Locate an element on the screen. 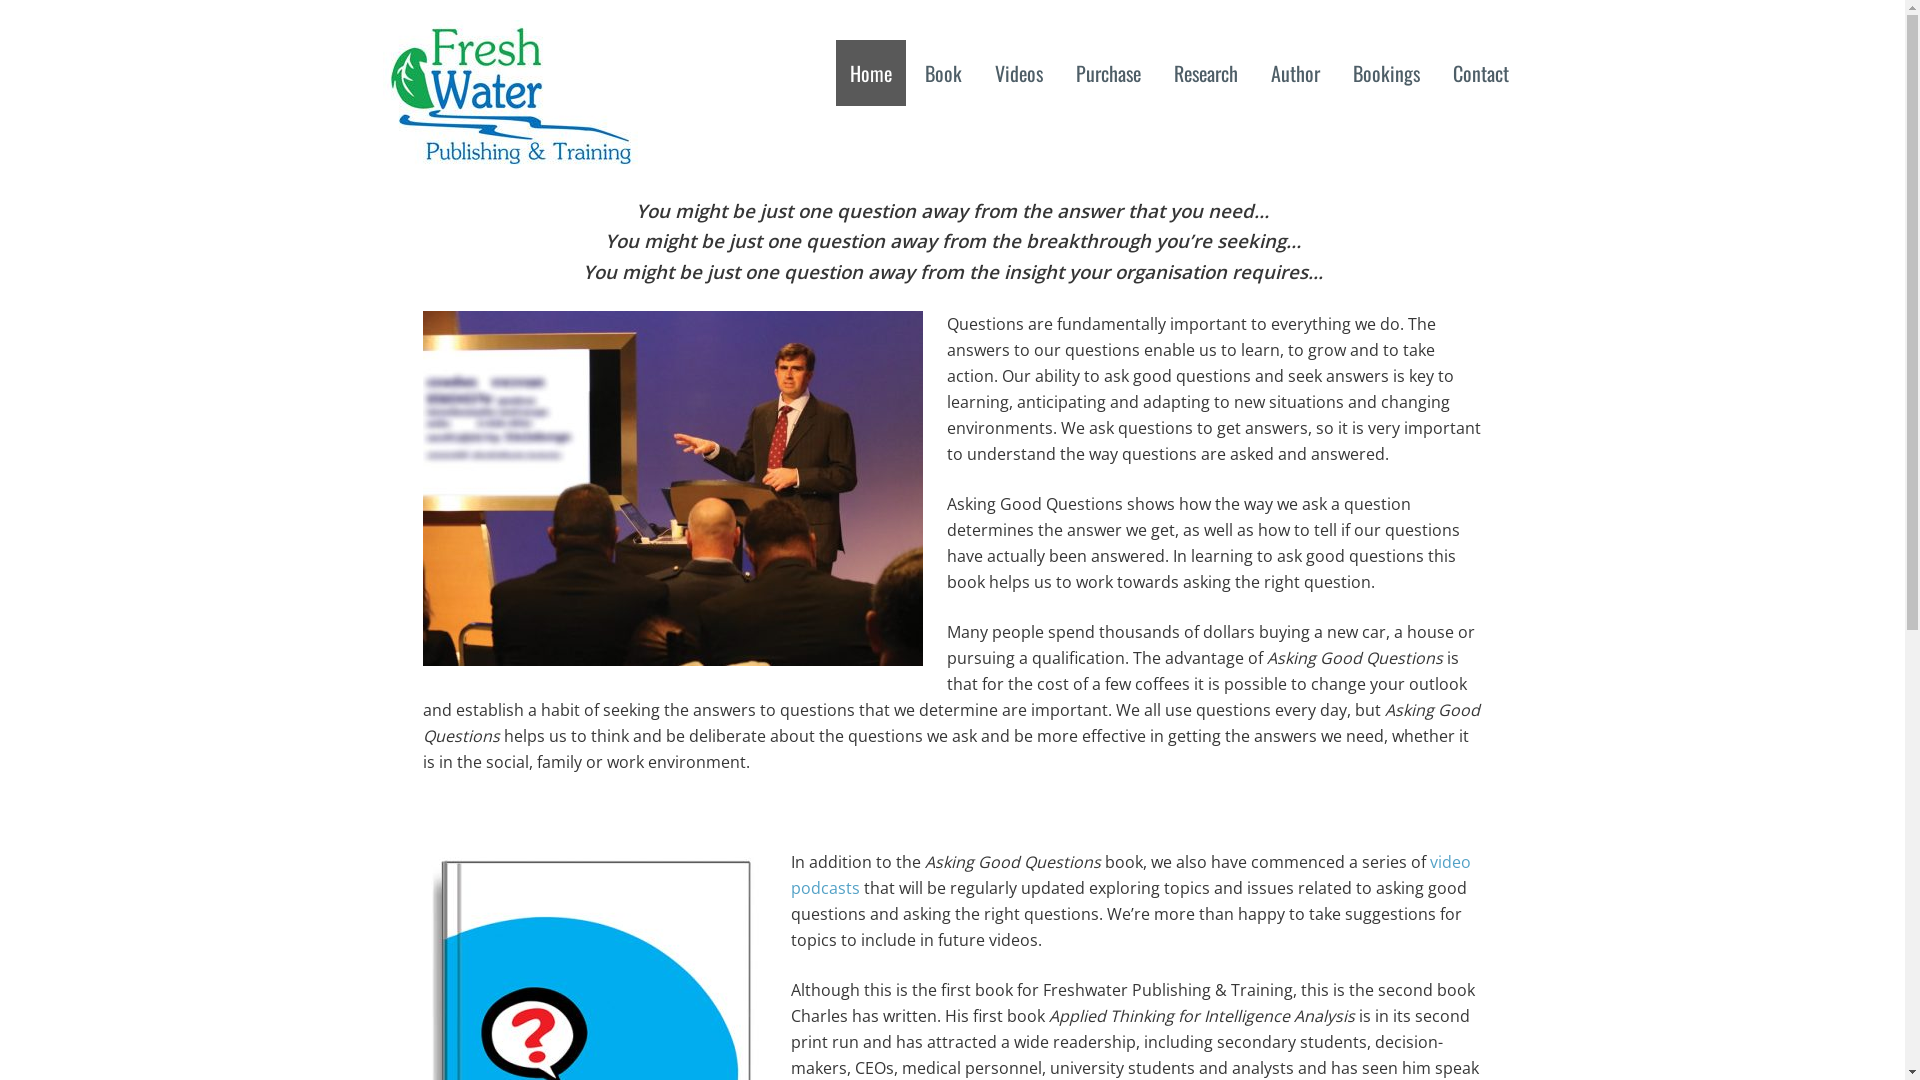  'Research' is located at coordinates (1160, 72).